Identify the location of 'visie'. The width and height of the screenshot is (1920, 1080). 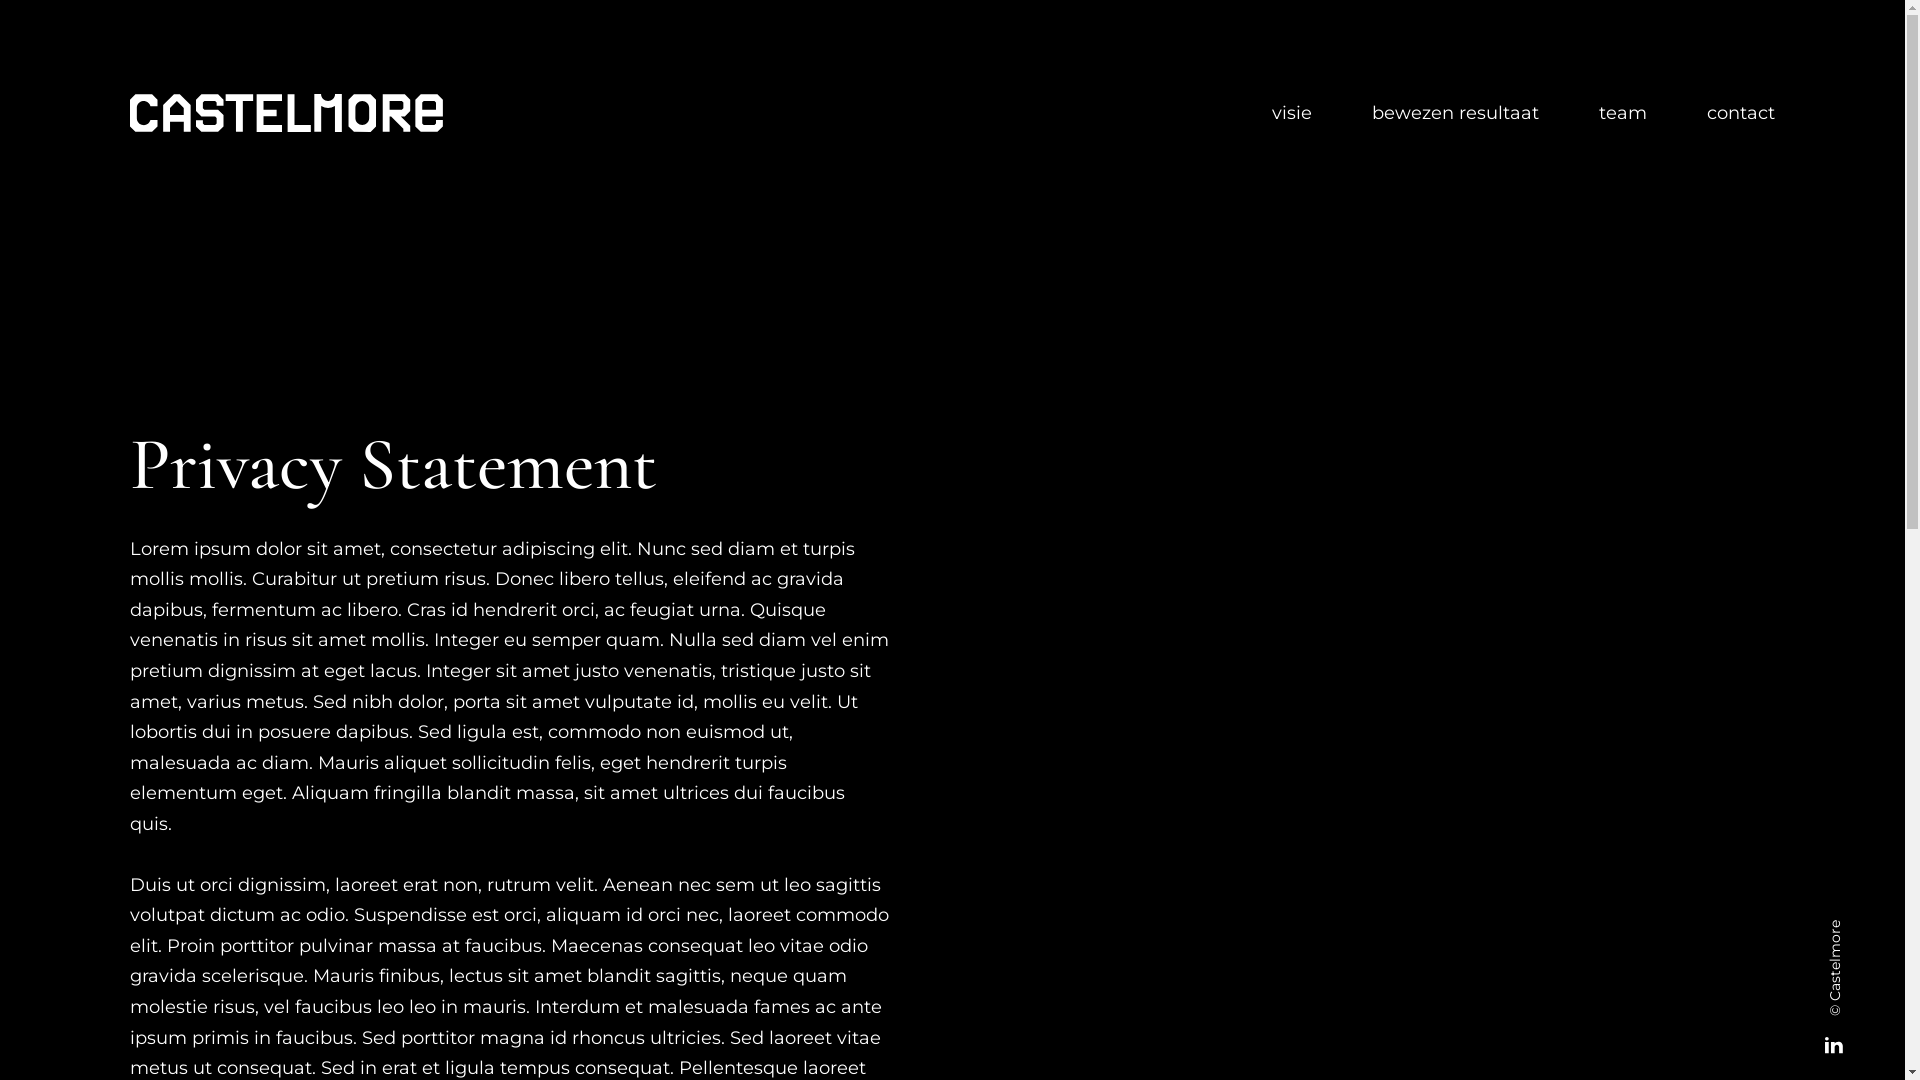
(1291, 112).